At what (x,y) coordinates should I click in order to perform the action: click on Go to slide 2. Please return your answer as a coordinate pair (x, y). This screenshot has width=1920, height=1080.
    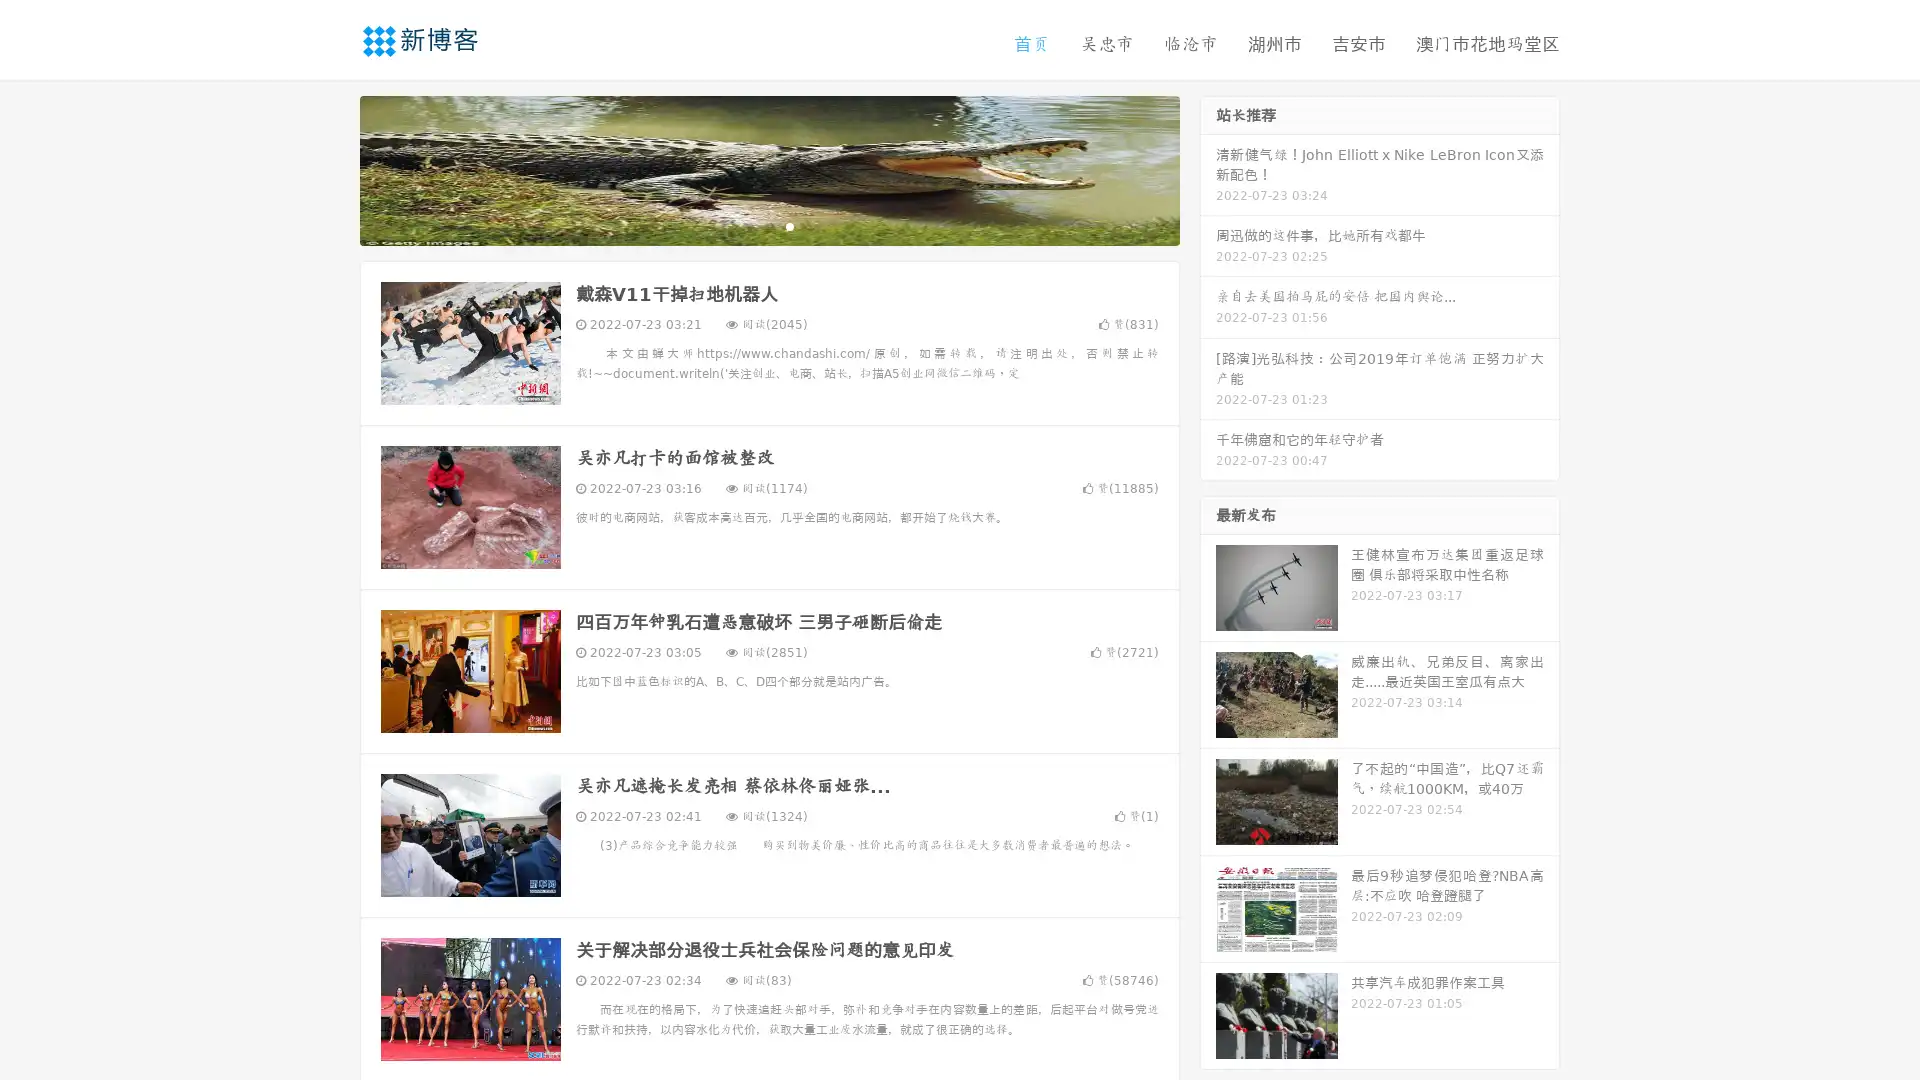
    Looking at the image, I should click on (768, 225).